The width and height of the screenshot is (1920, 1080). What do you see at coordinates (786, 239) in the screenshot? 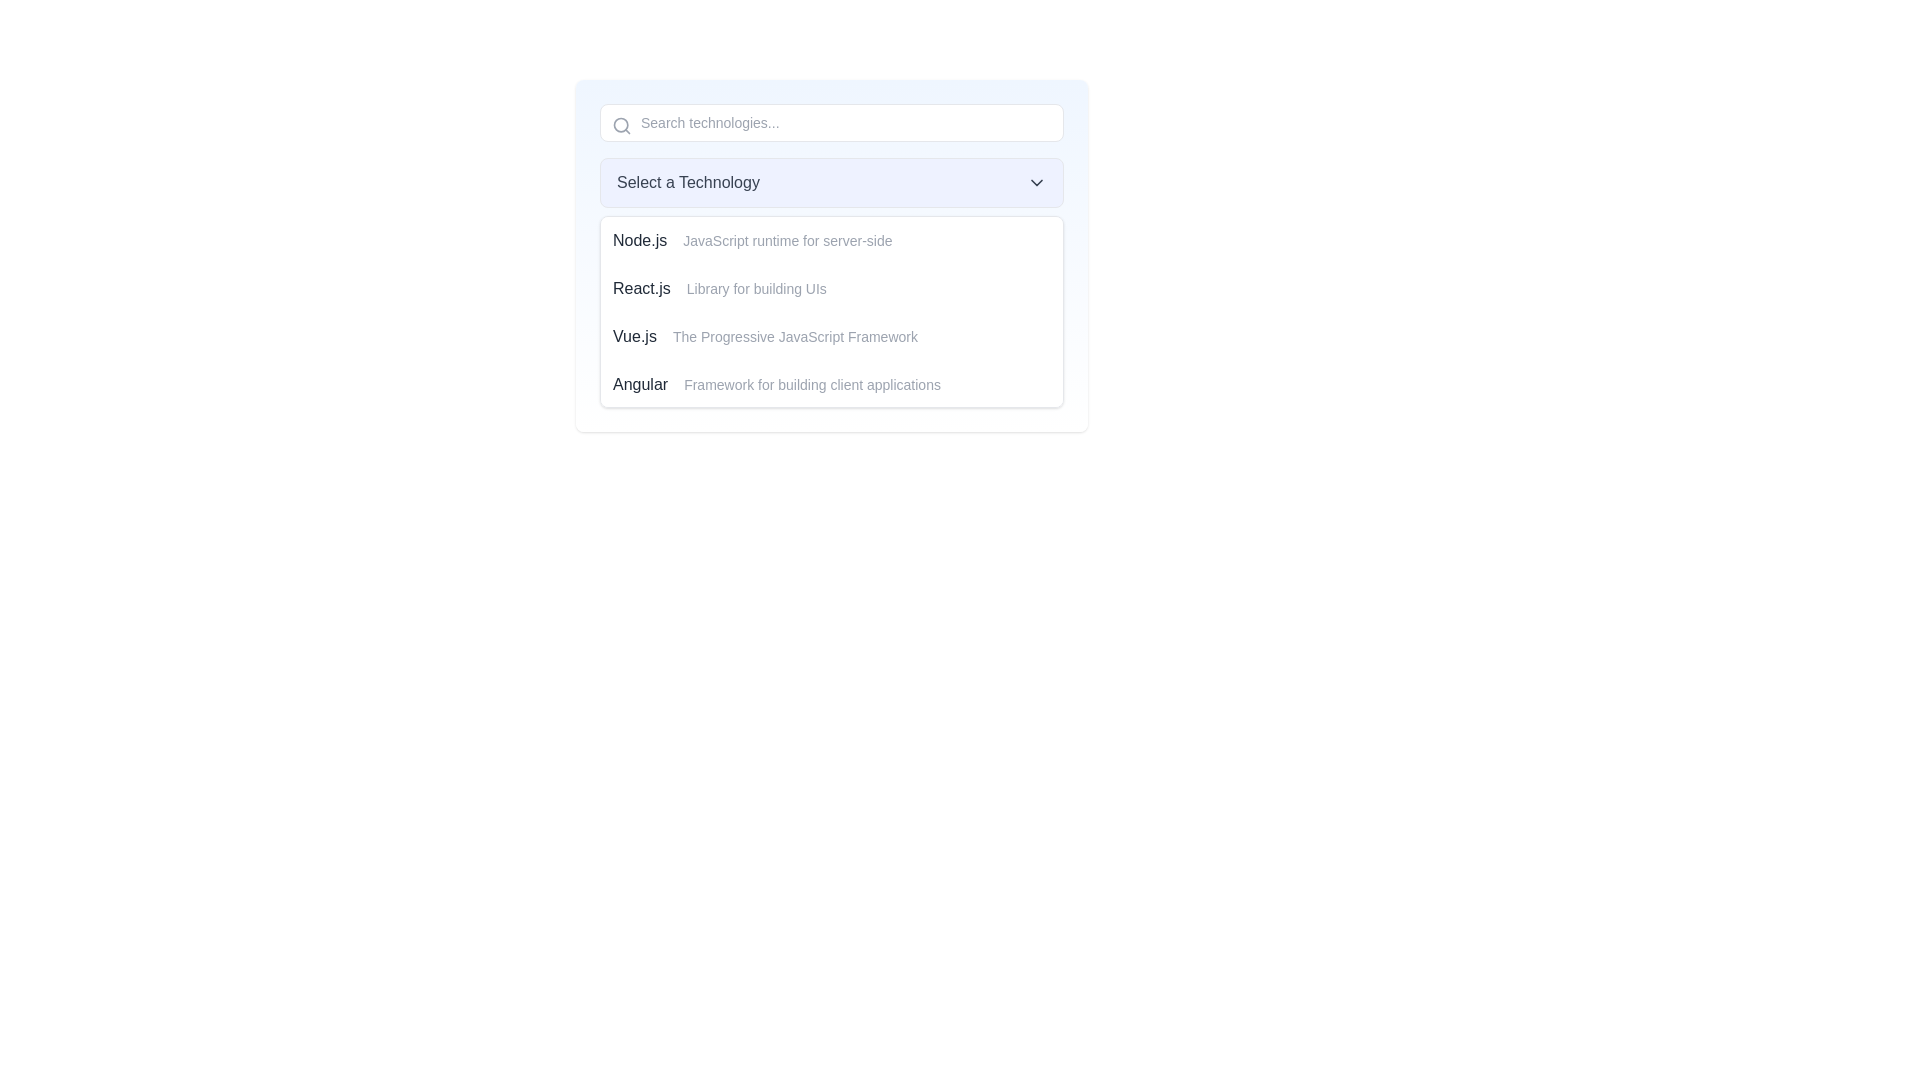
I see `the descriptive text label located beside the title 'Node.js' in the selectable list under the section 'Select a Technology'` at bounding box center [786, 239].